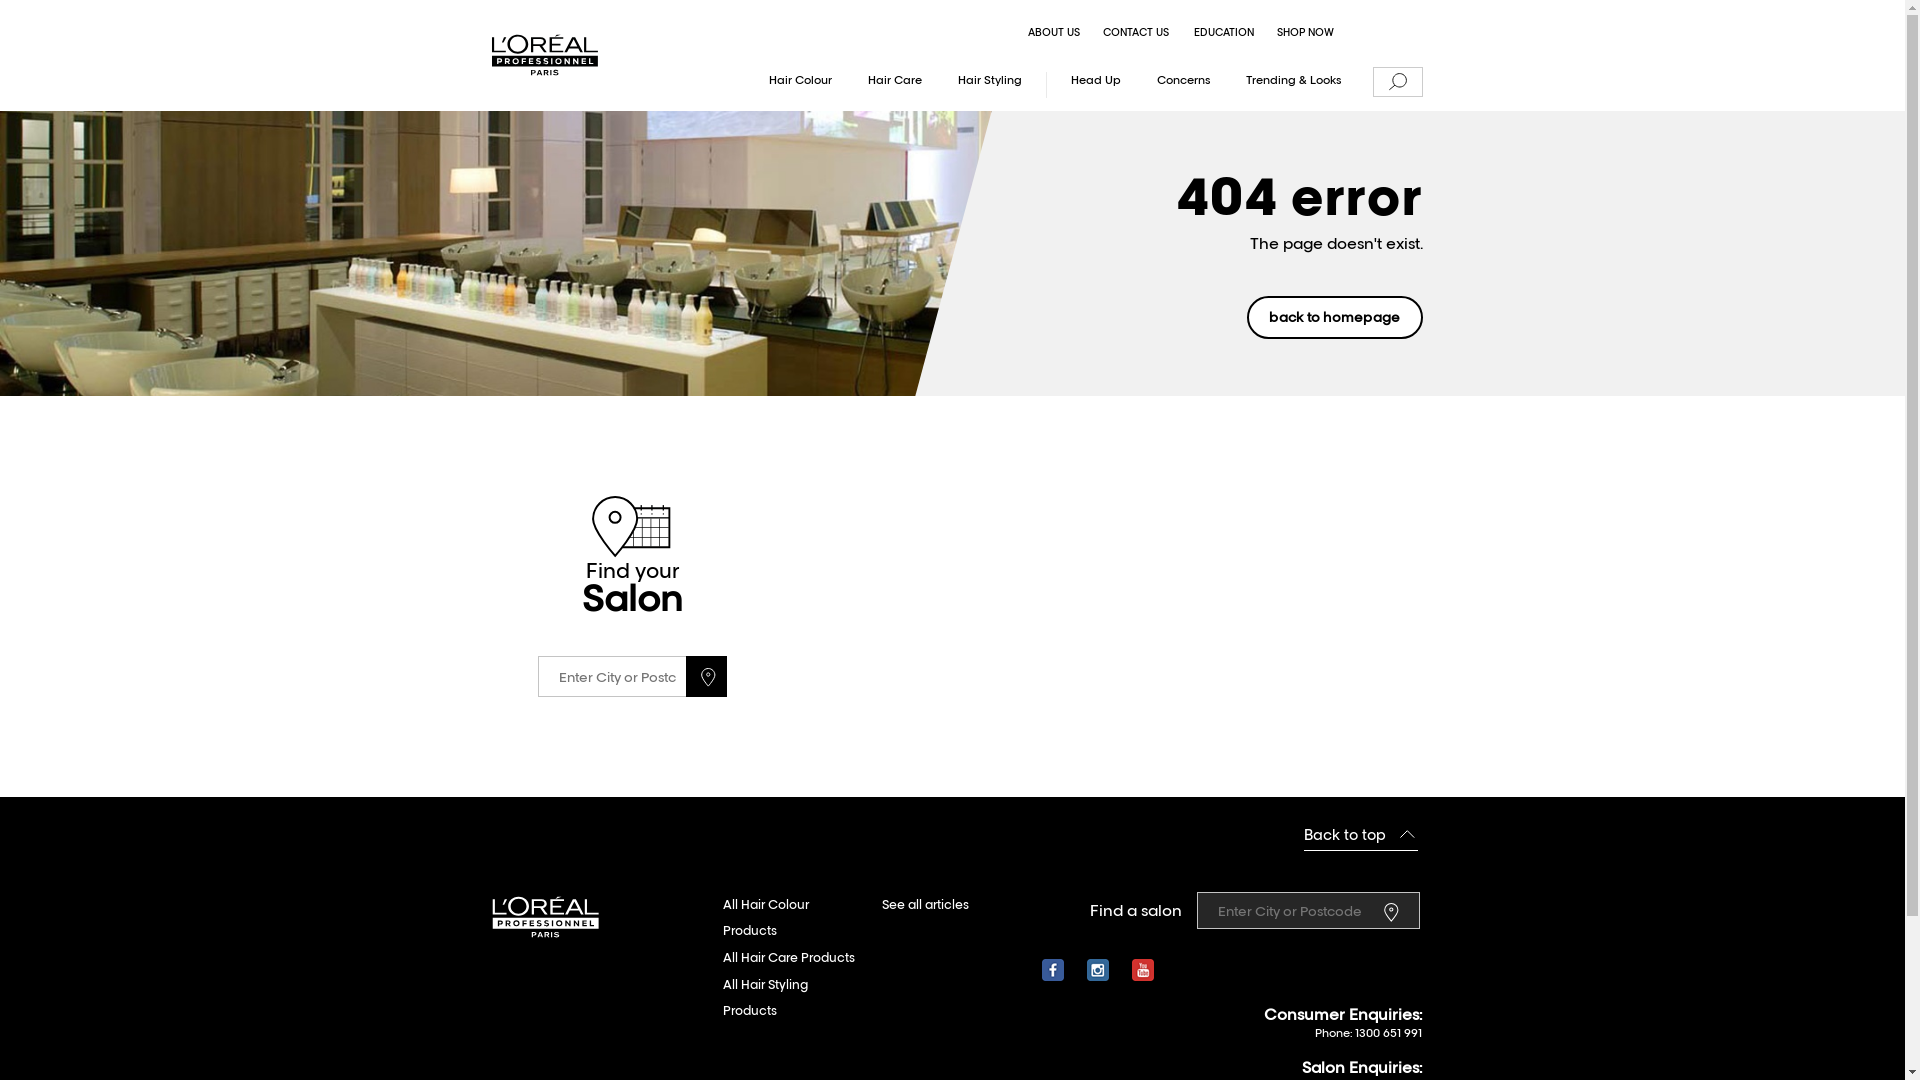 This screenshot has width=1920, height=1080. What do you see at coordinates (1360, 835) in the screenshot?
I see `'Back to top'` at bounding box center [1360, 835].